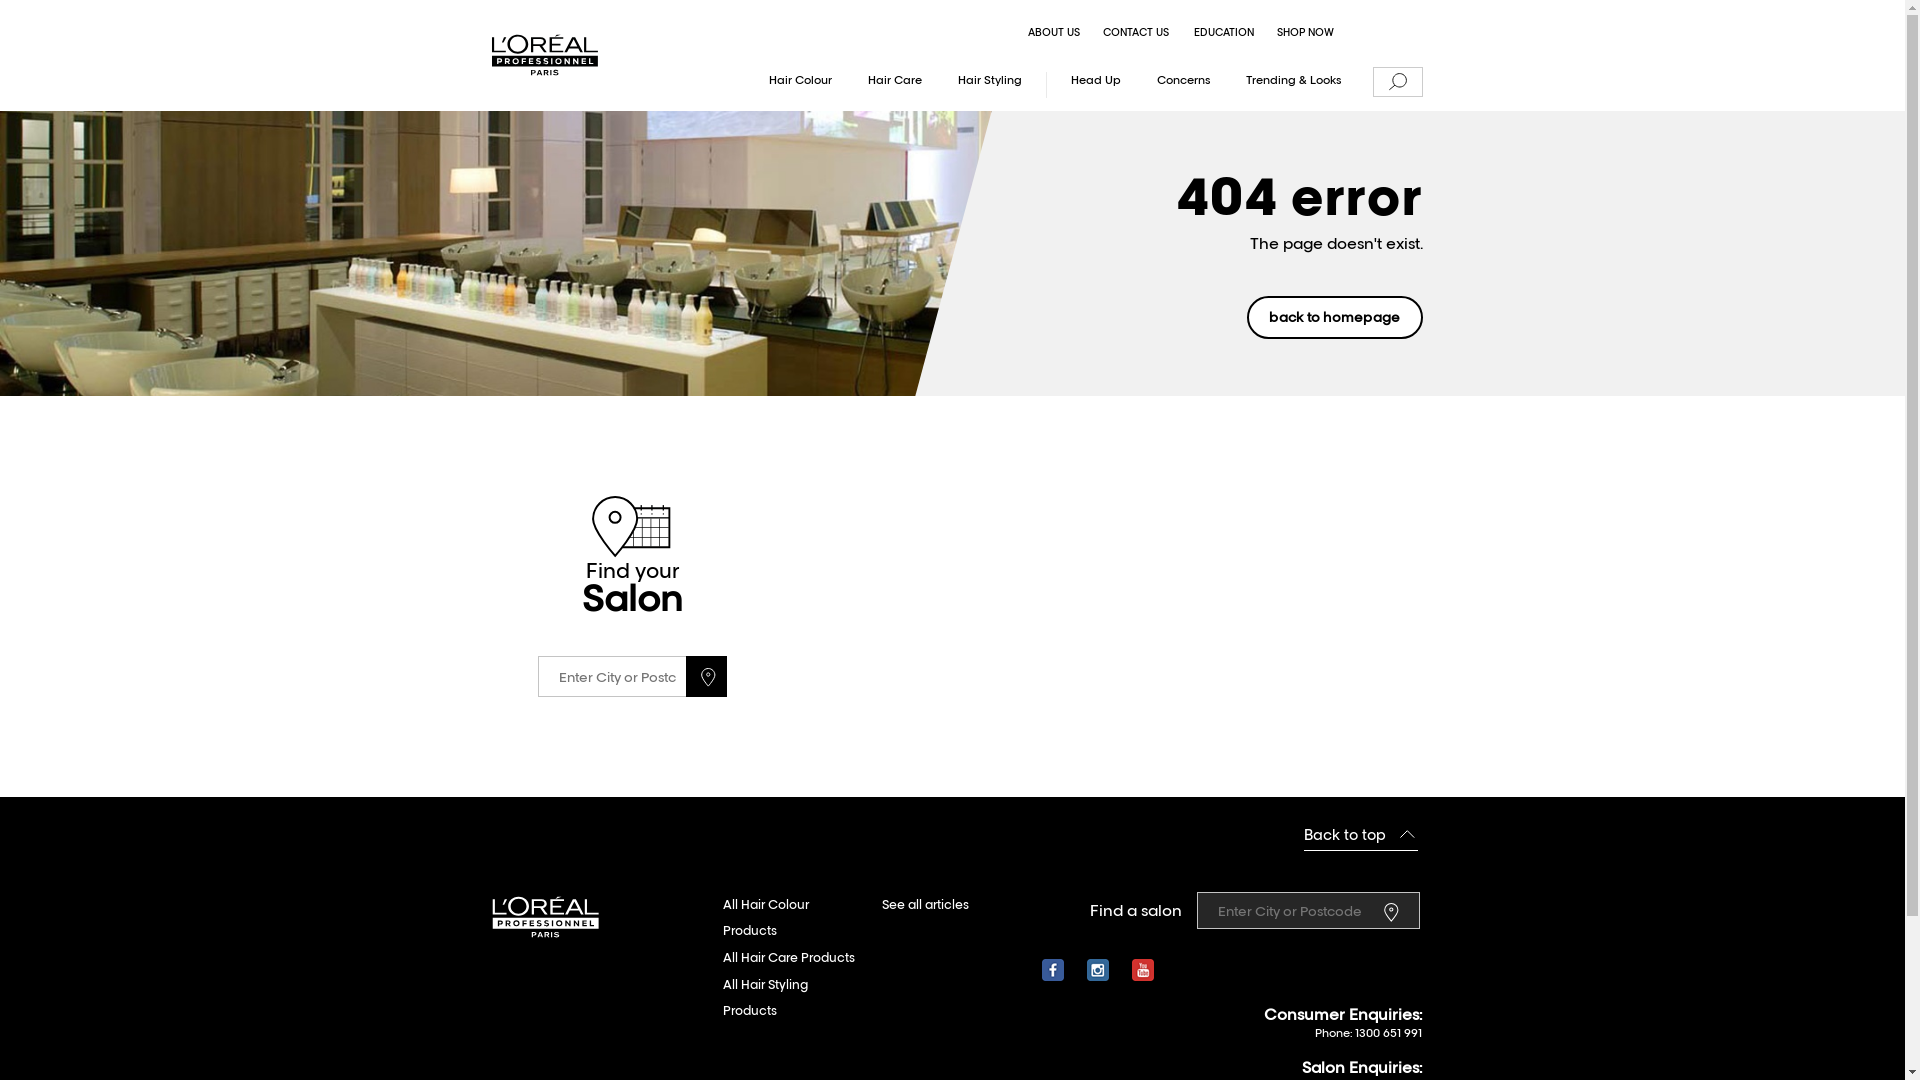 This screenshot has width=1920, height=1080. What do you see at coordinates (1360, 835) in the screenshot?
I see `'Back to top'` at bounding box center [1360, 835].